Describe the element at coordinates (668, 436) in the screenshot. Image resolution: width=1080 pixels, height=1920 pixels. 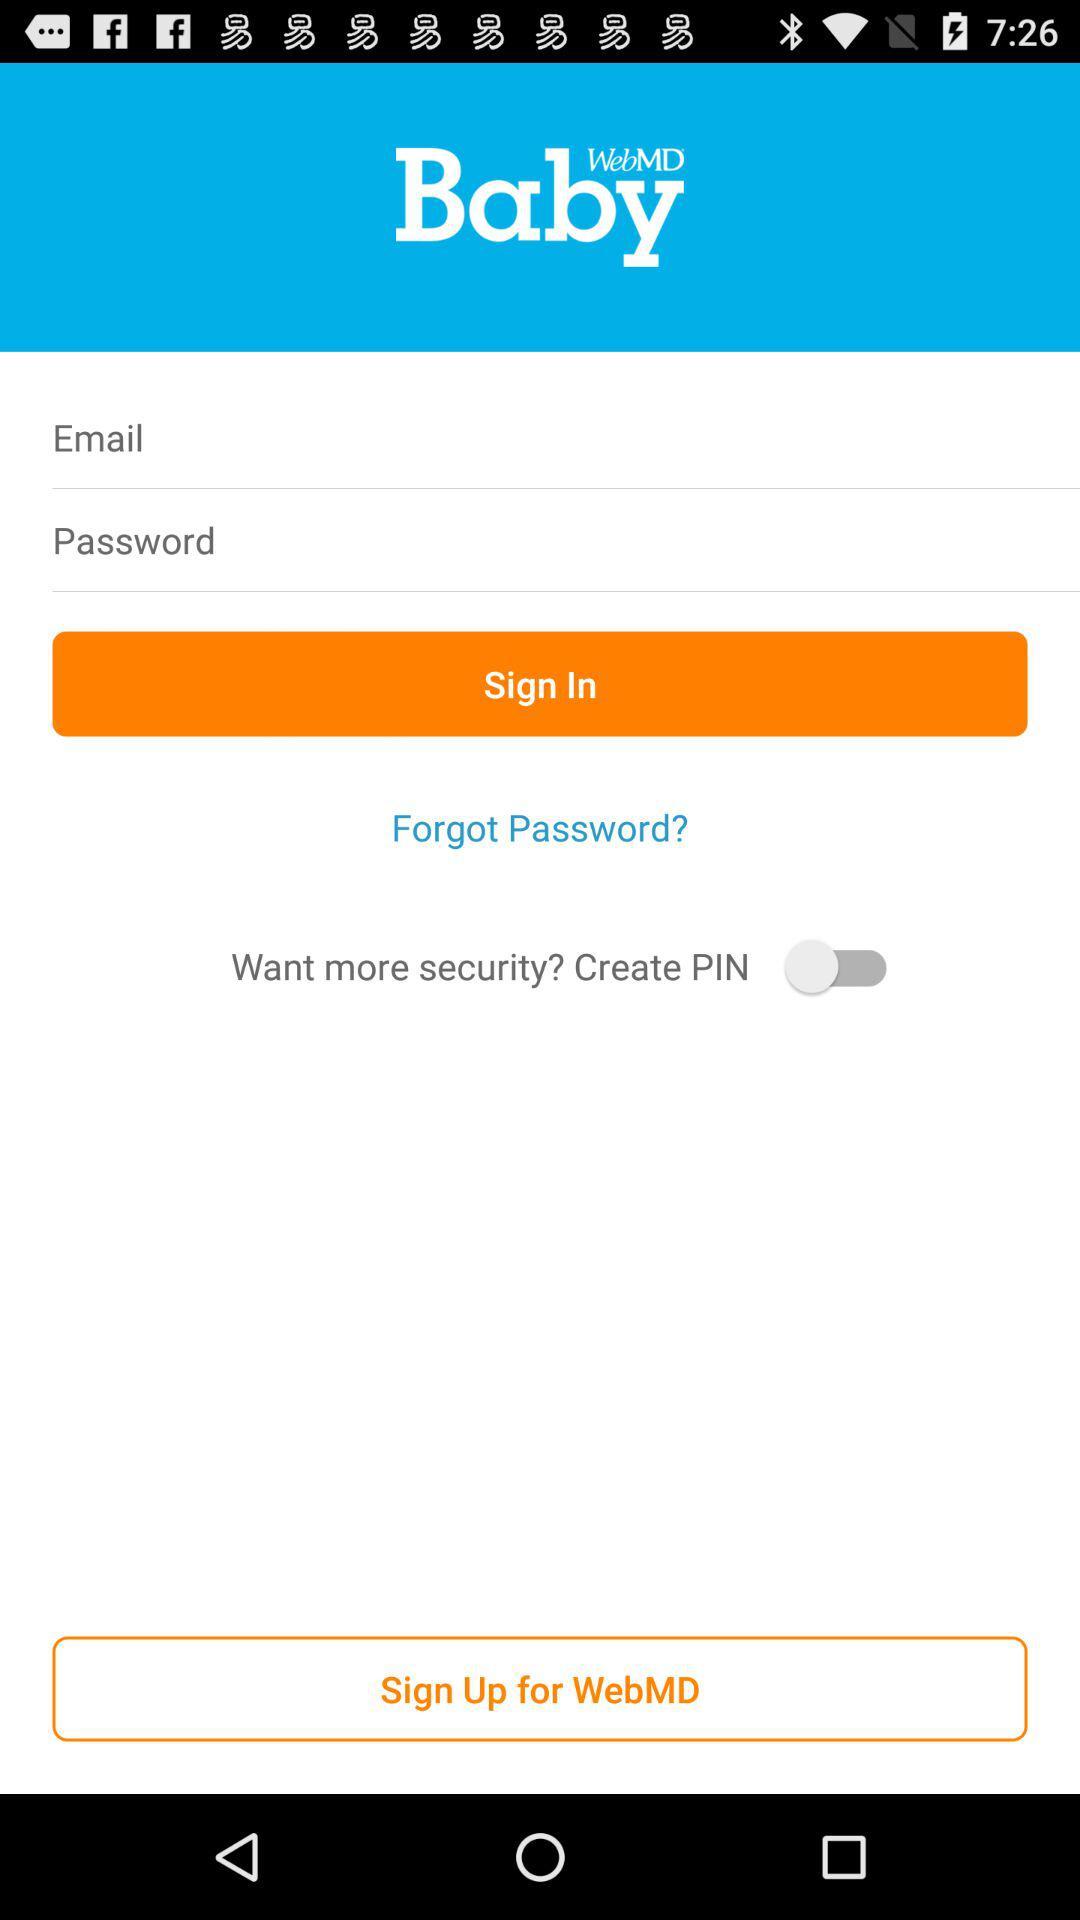
I see `space for email` at that location.